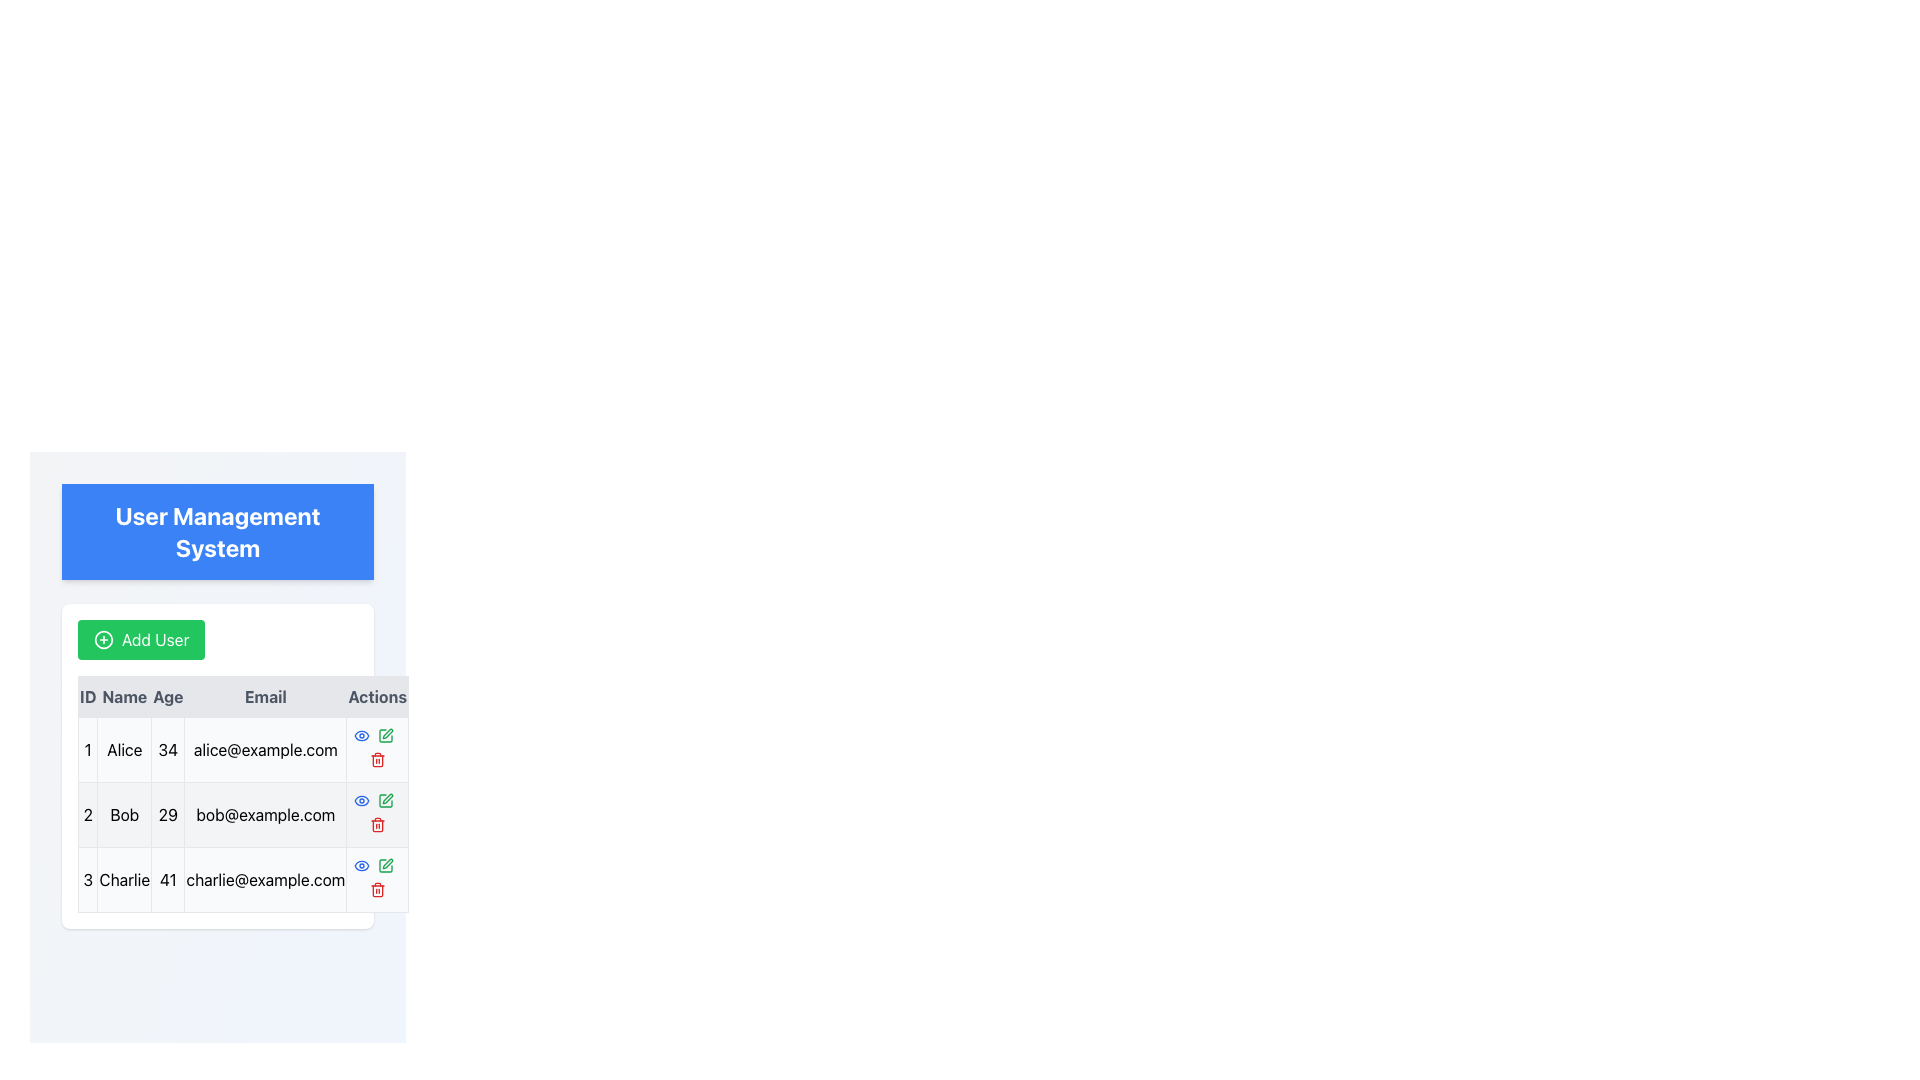  I want to click on the green 'Add User' button with rounded corners located below the 'User Management System' header, so click(140, 640).